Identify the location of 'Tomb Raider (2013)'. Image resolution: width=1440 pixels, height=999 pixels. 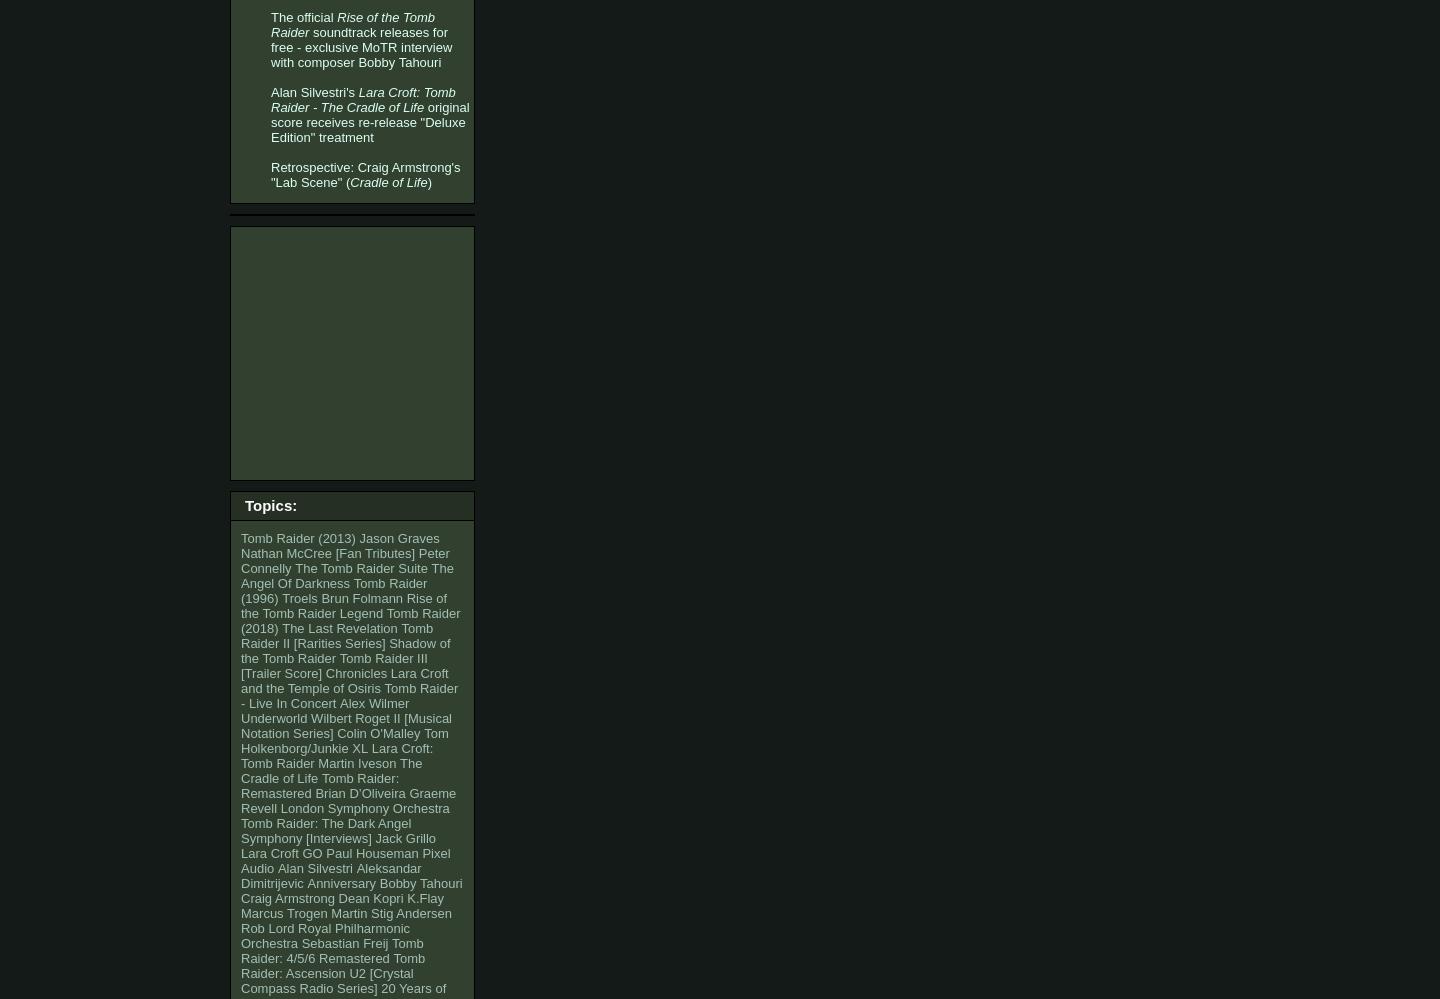
(240, 537).